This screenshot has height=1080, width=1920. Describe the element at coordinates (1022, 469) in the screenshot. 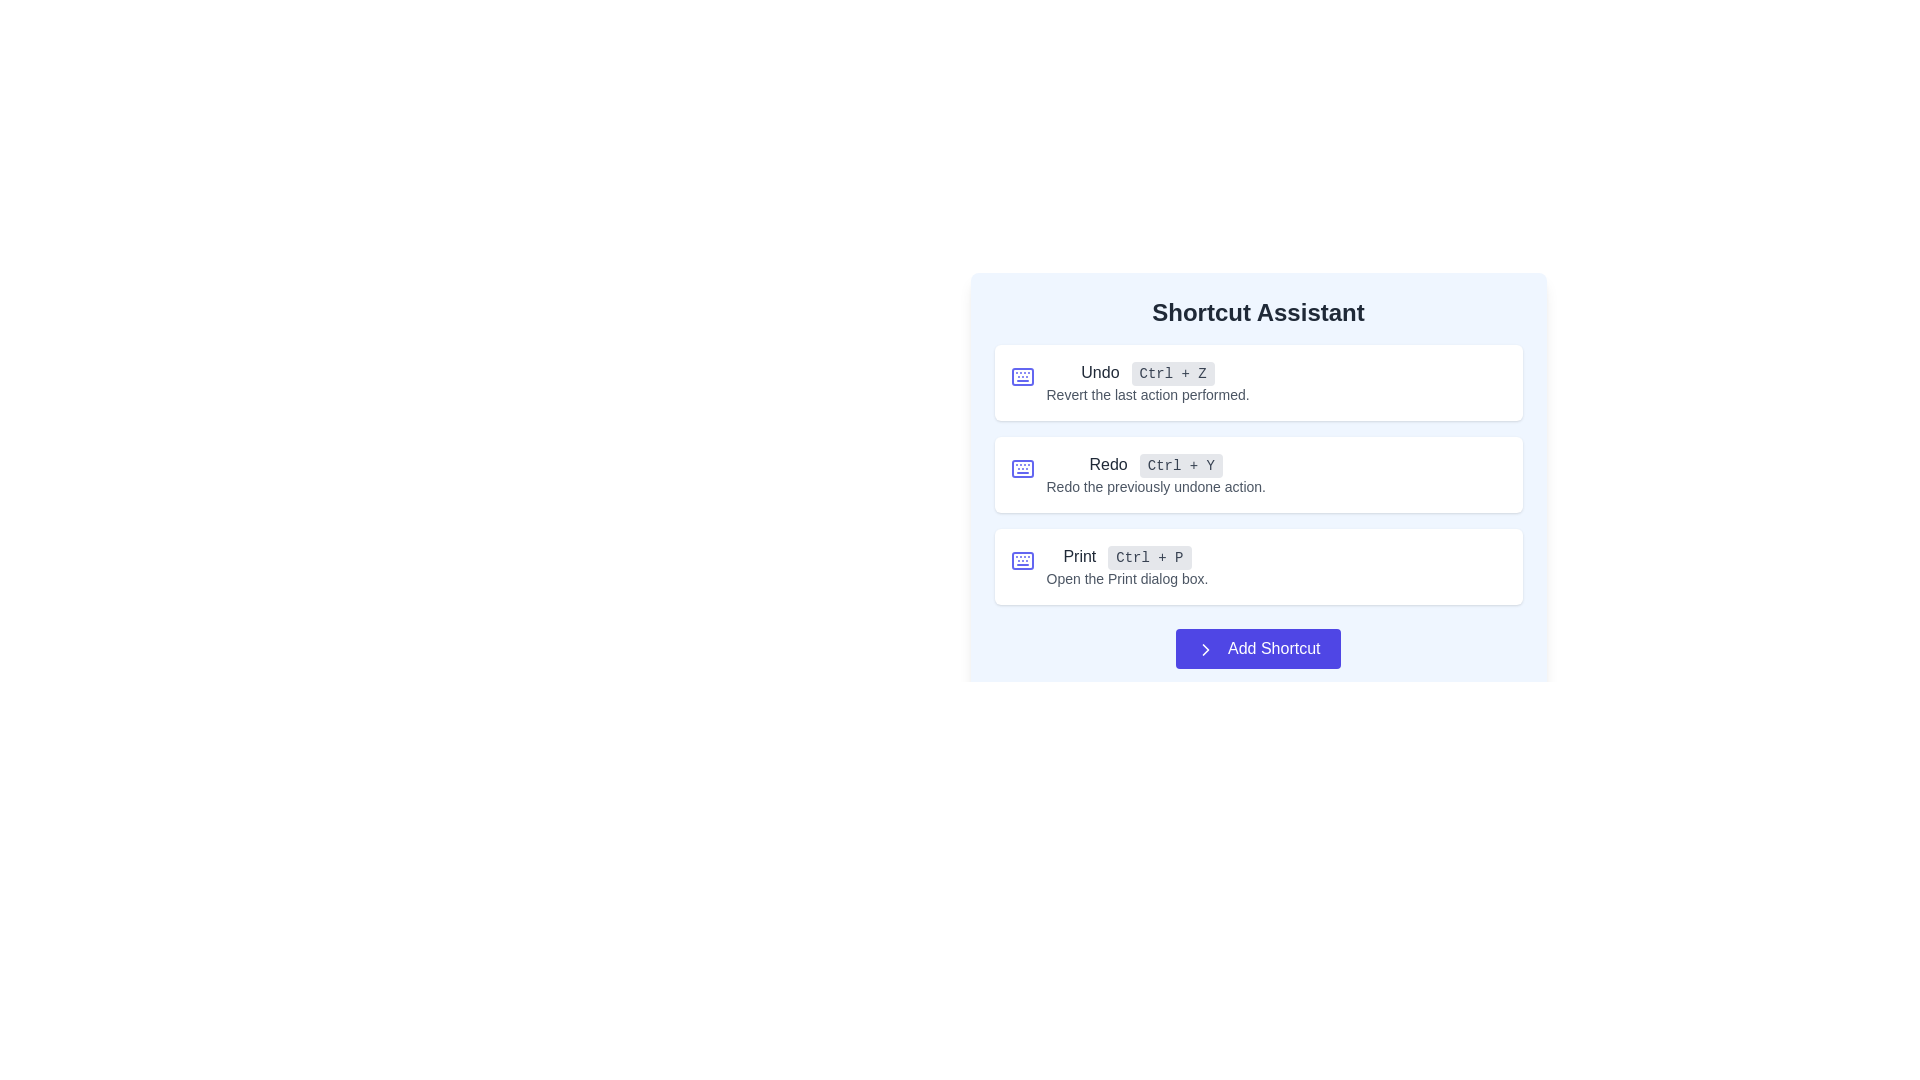

I see `the 'Redo' icon located to the left of the text 'Redo Ctrl + Y' in the second list item of the vertical list` at that location.